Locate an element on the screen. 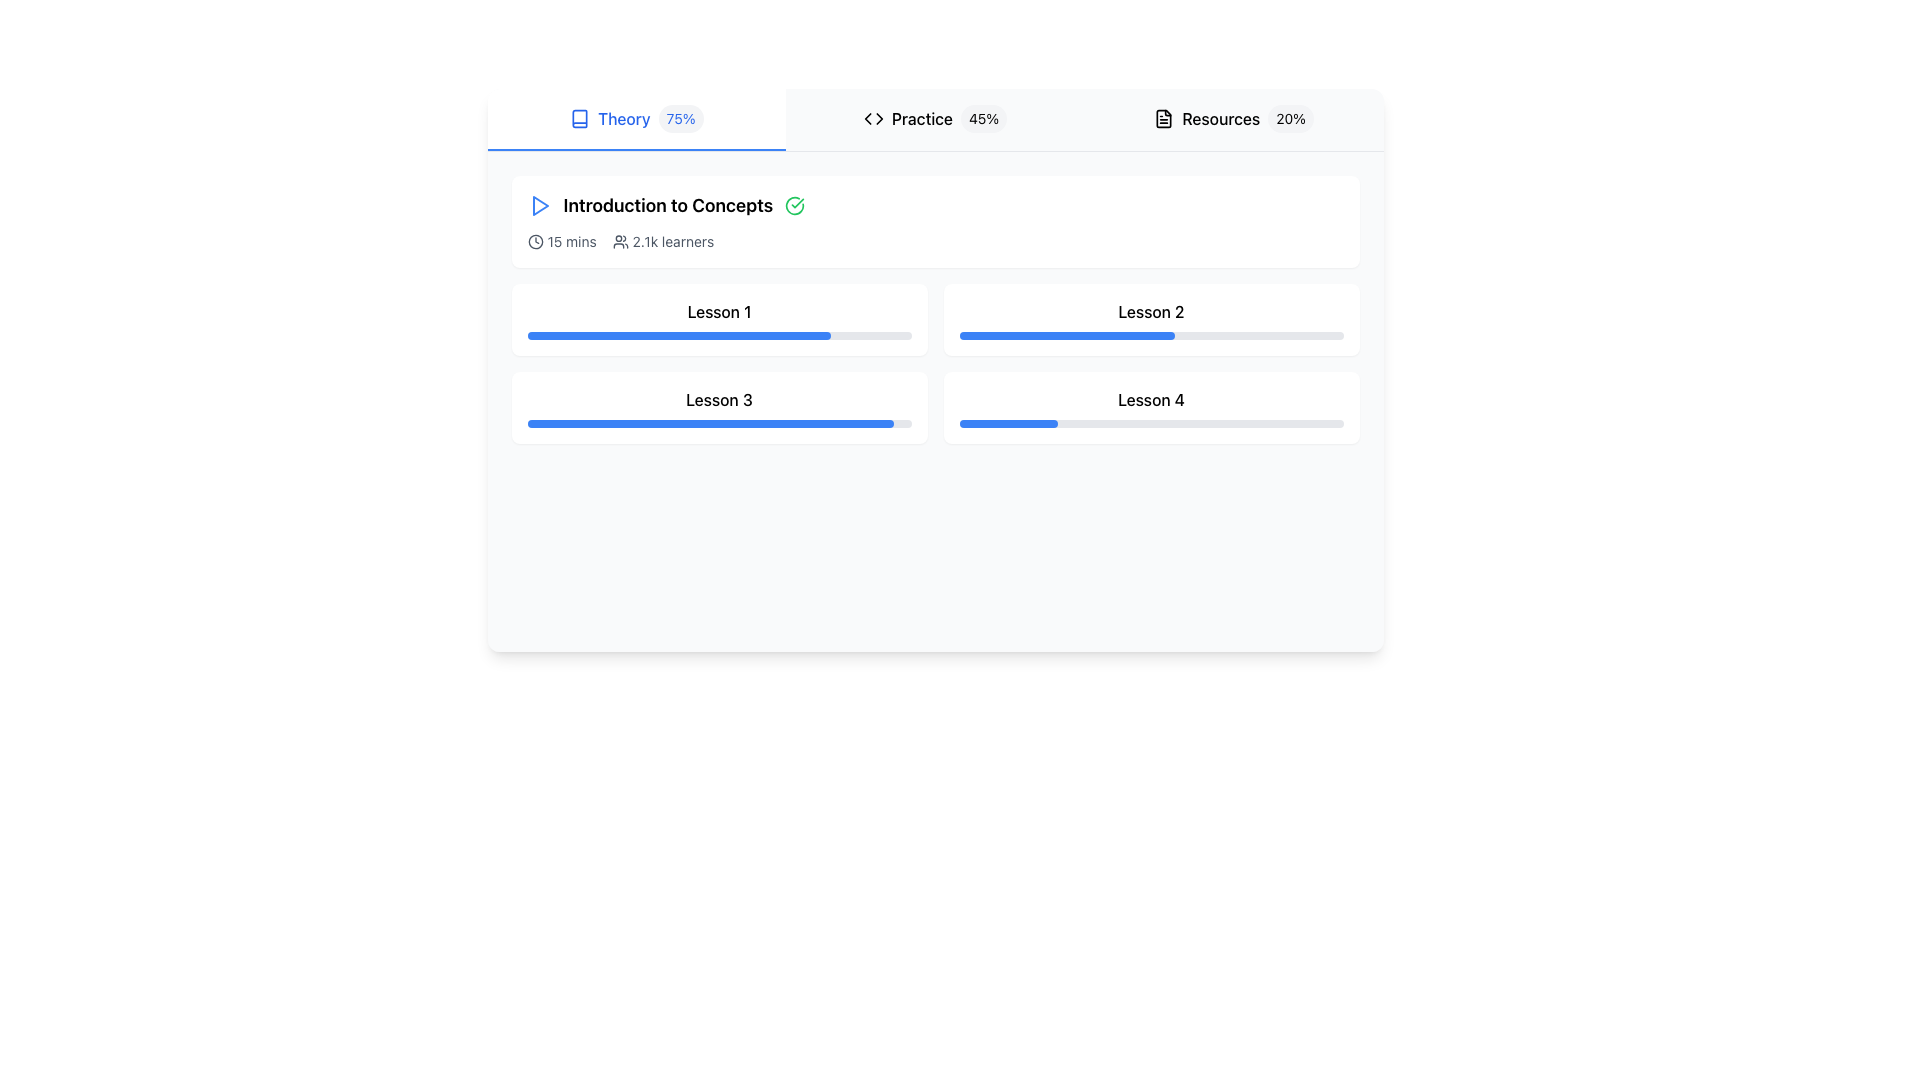 The image size is (1920, 1080). the label displaying '75%' with a gray background located in the 'Theory' tab section, positioned between the 'Theory' and 'Practice' navigation tabs is located at coordinates (681, 119).